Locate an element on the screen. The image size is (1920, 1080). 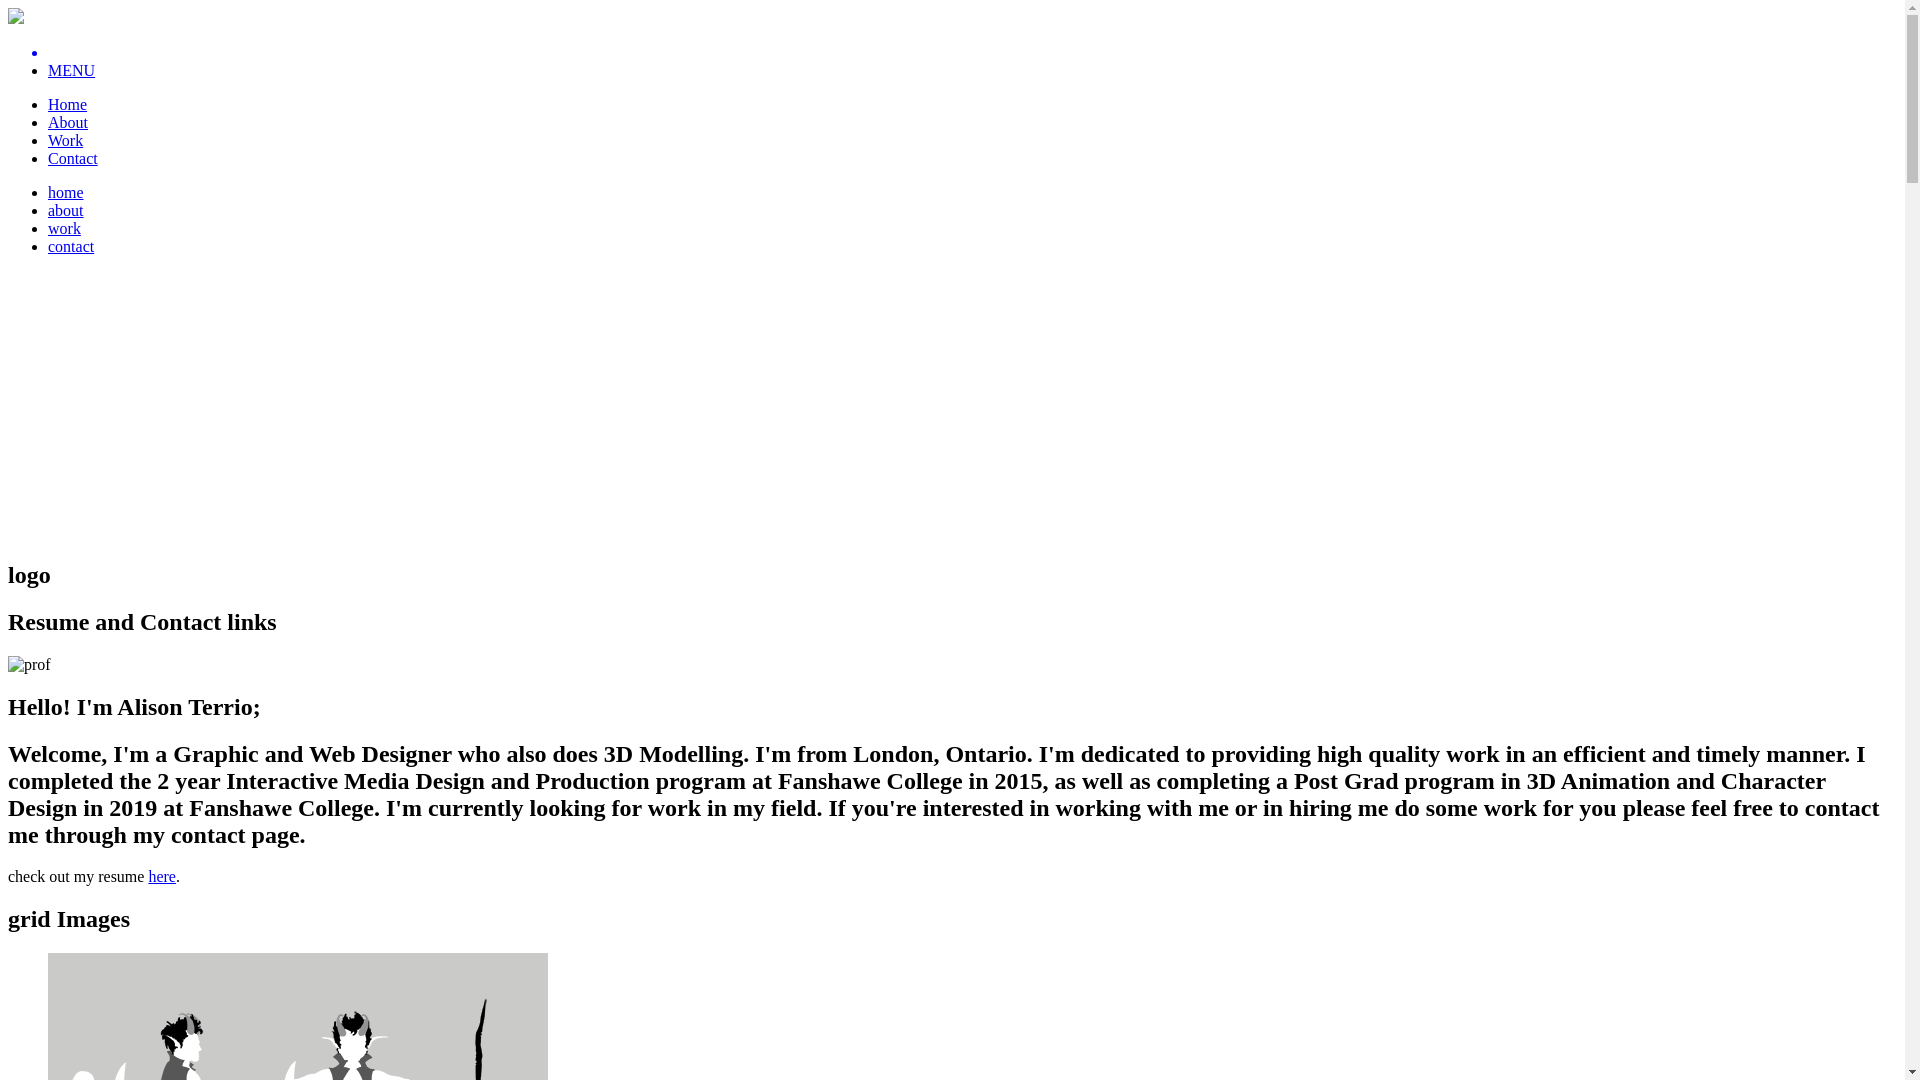
'here' is located at coordinates (162, 875).